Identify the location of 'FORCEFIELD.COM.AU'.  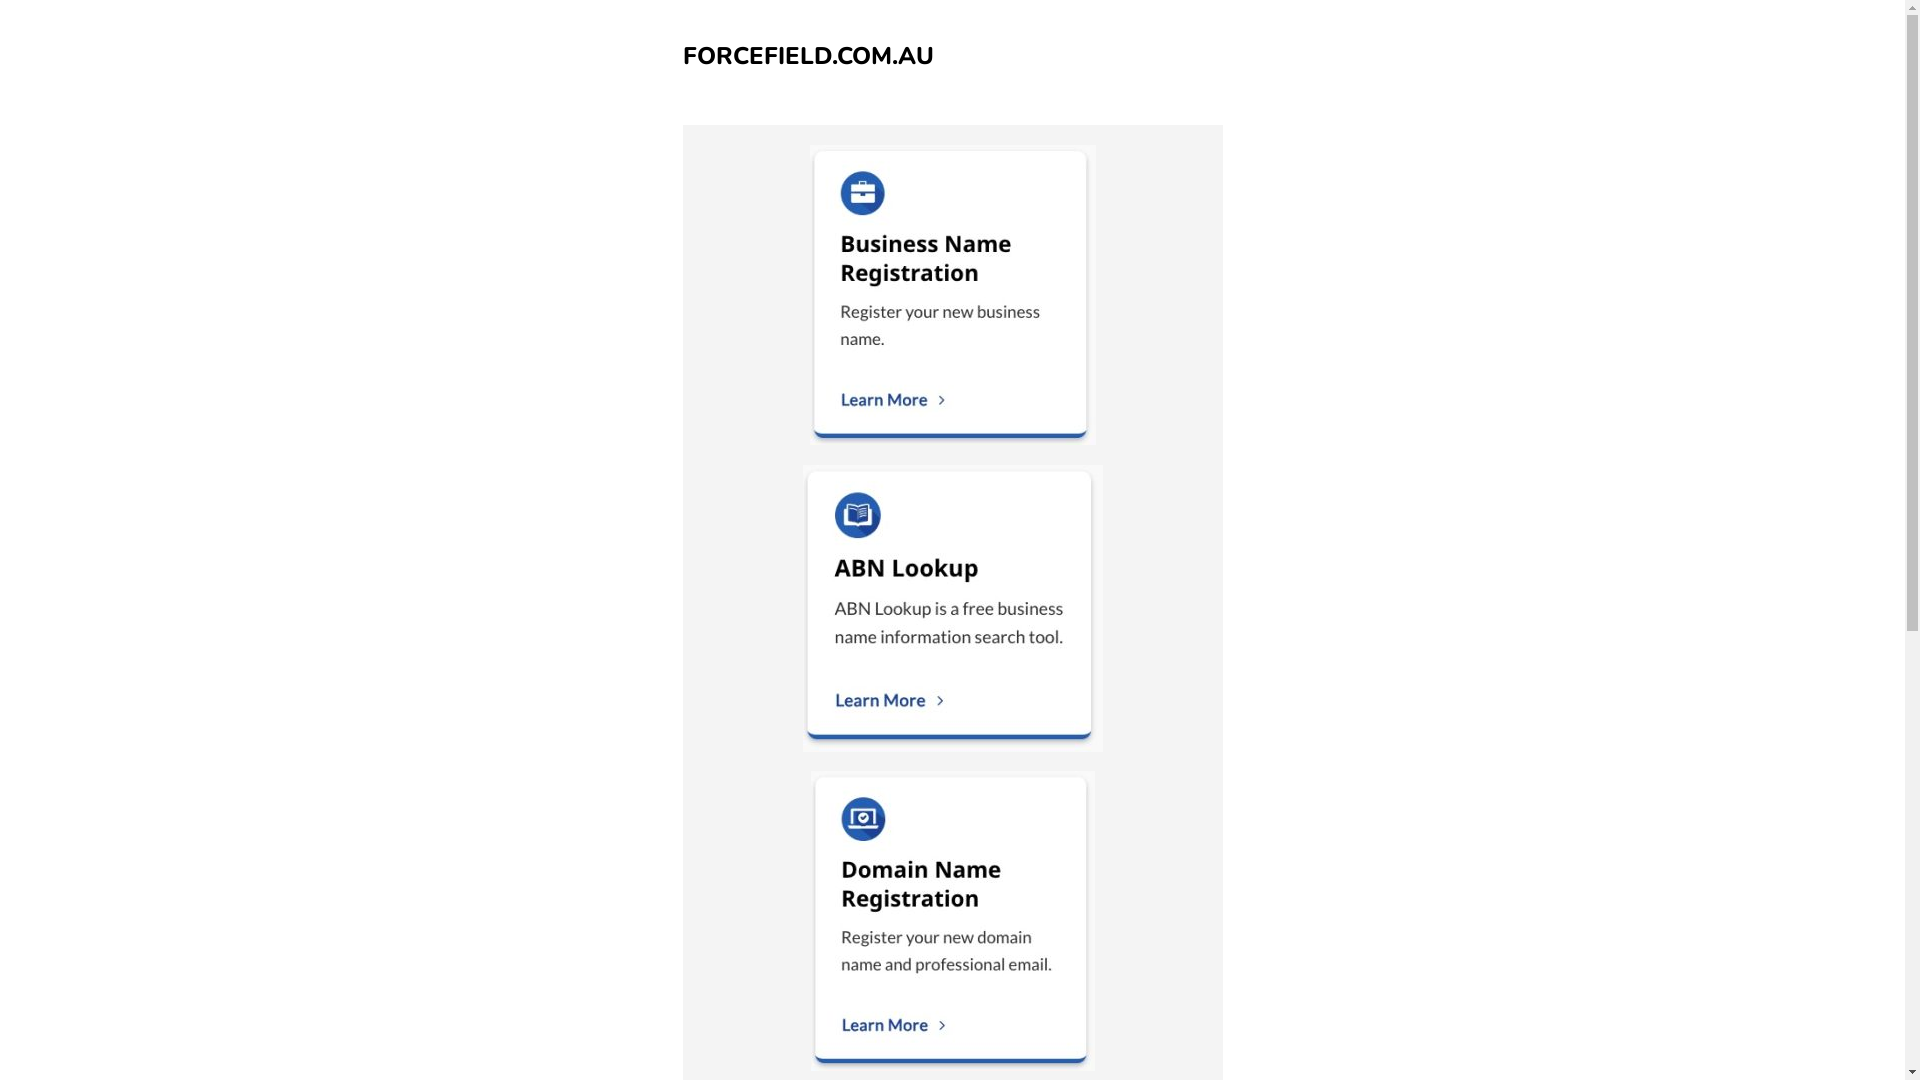
(681, 55).